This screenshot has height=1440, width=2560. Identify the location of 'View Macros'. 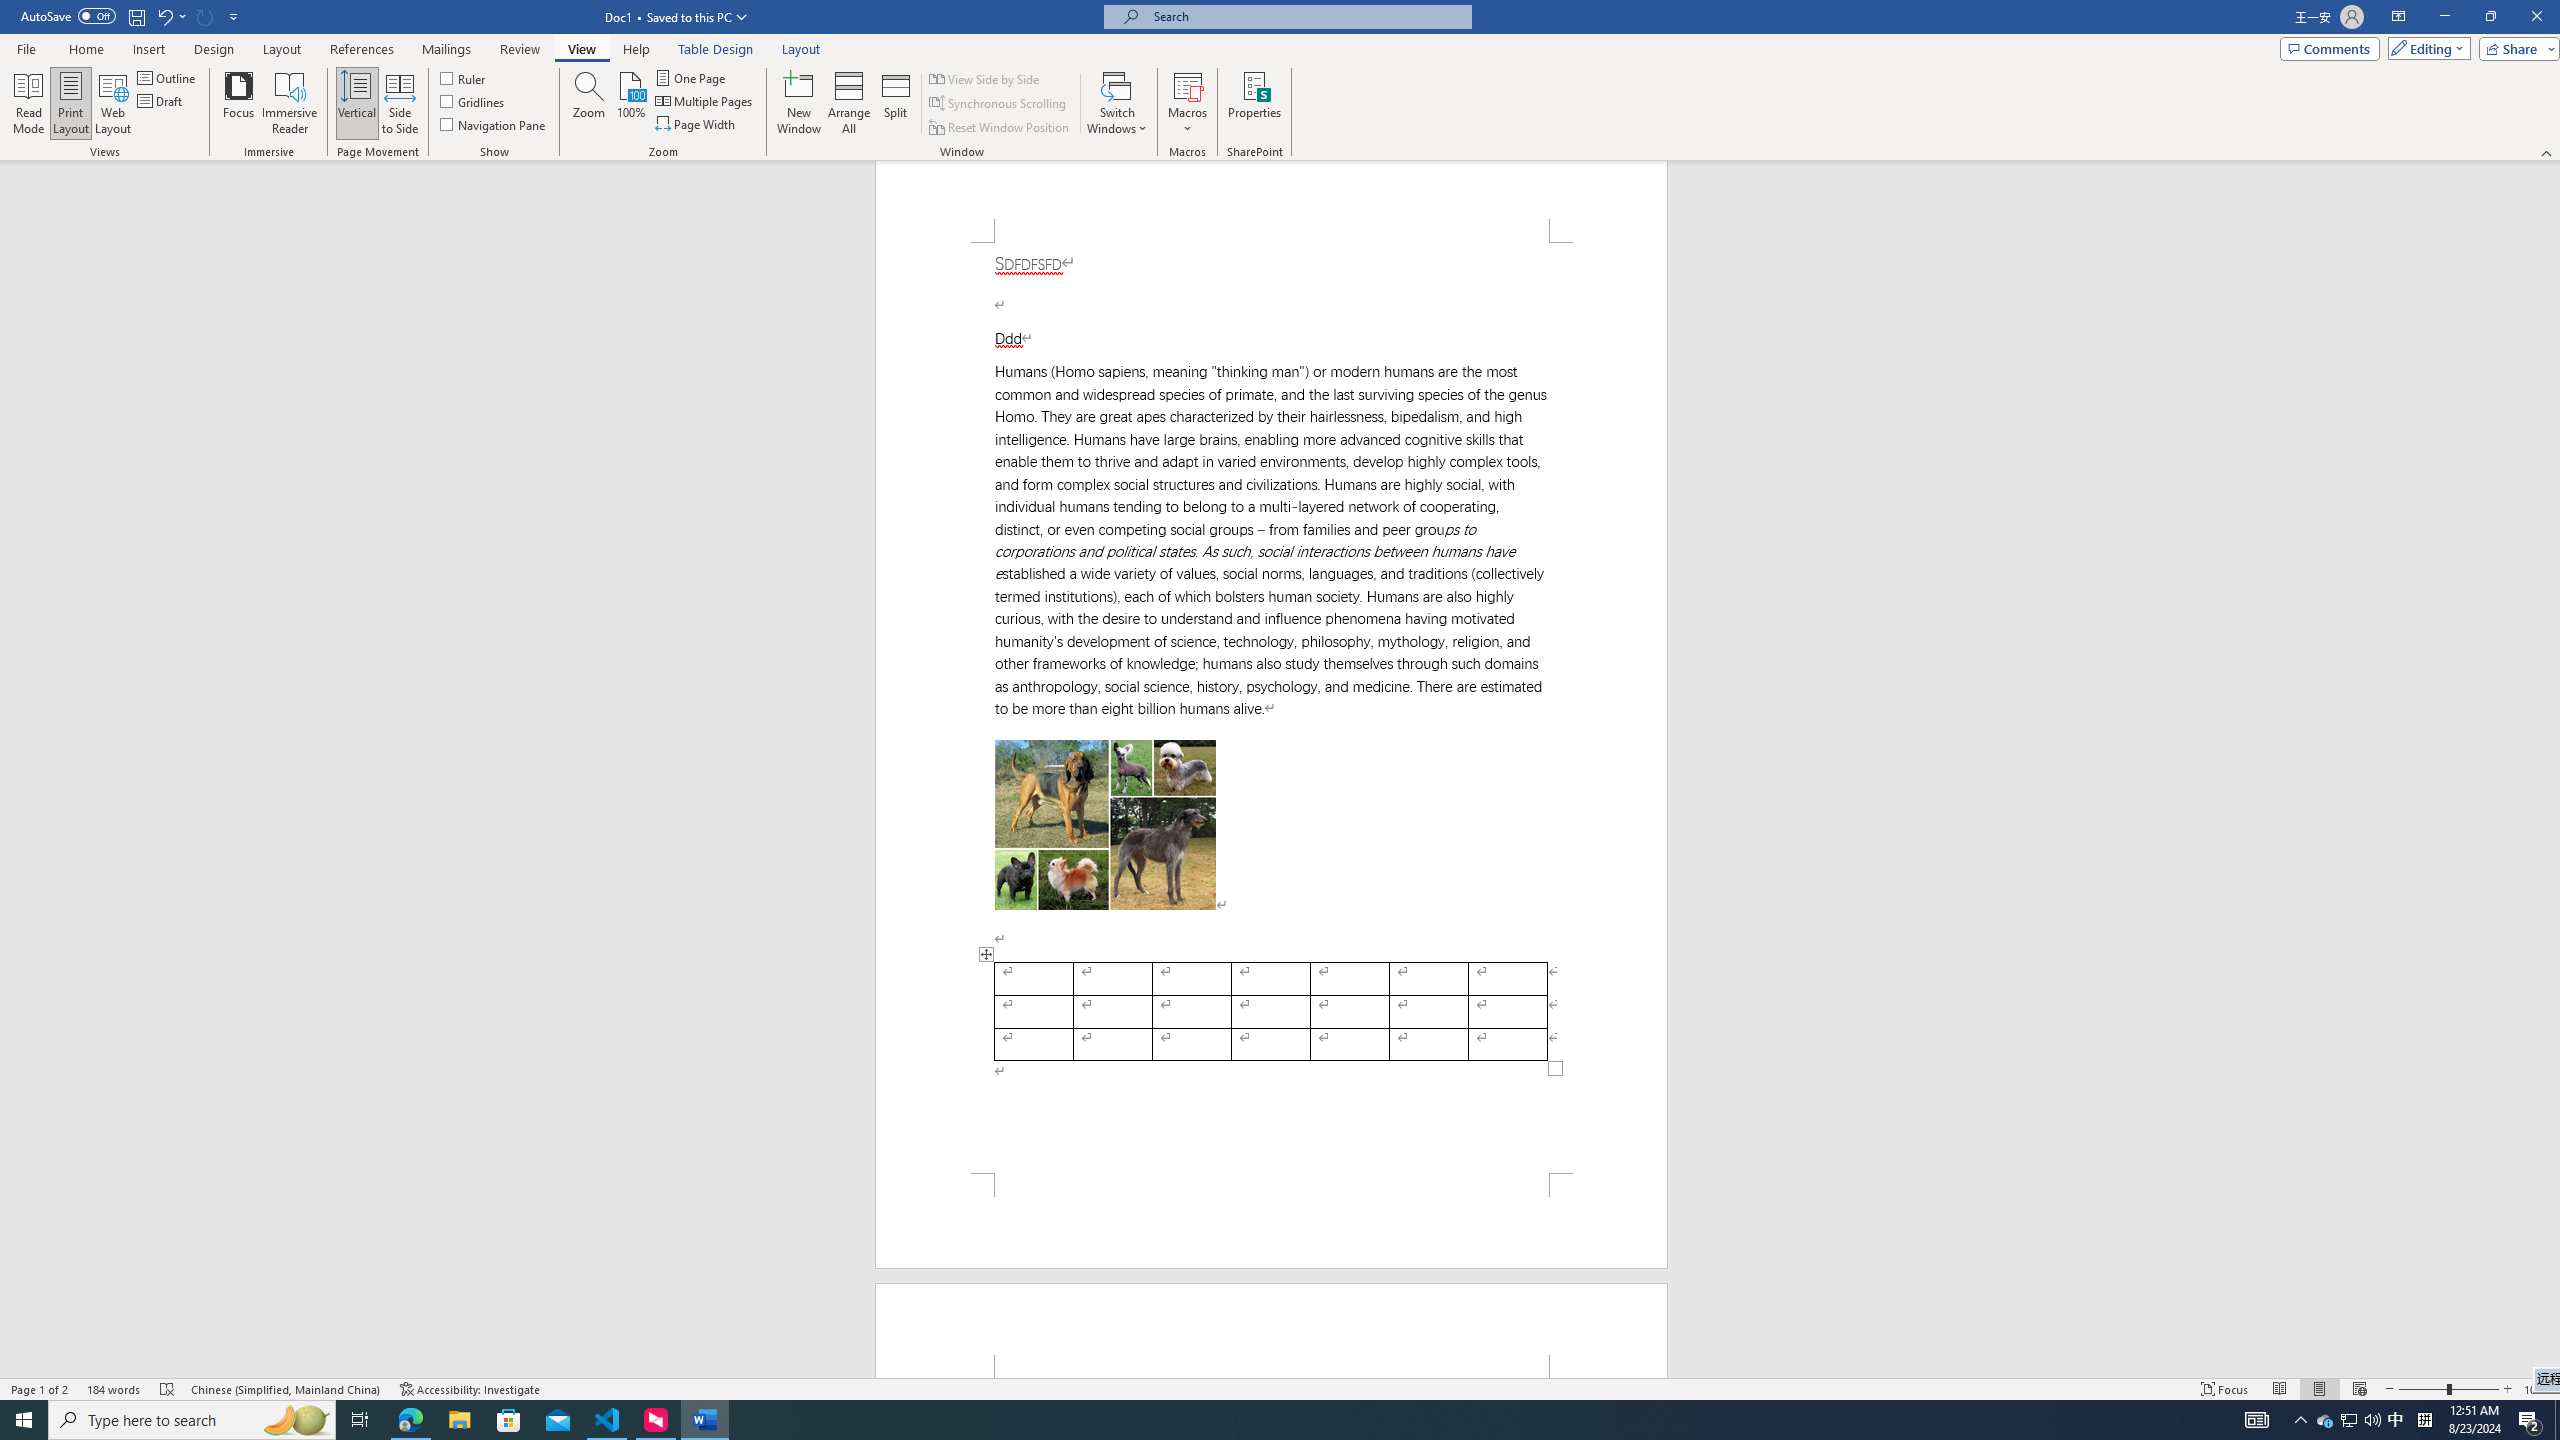
(1186, 84).